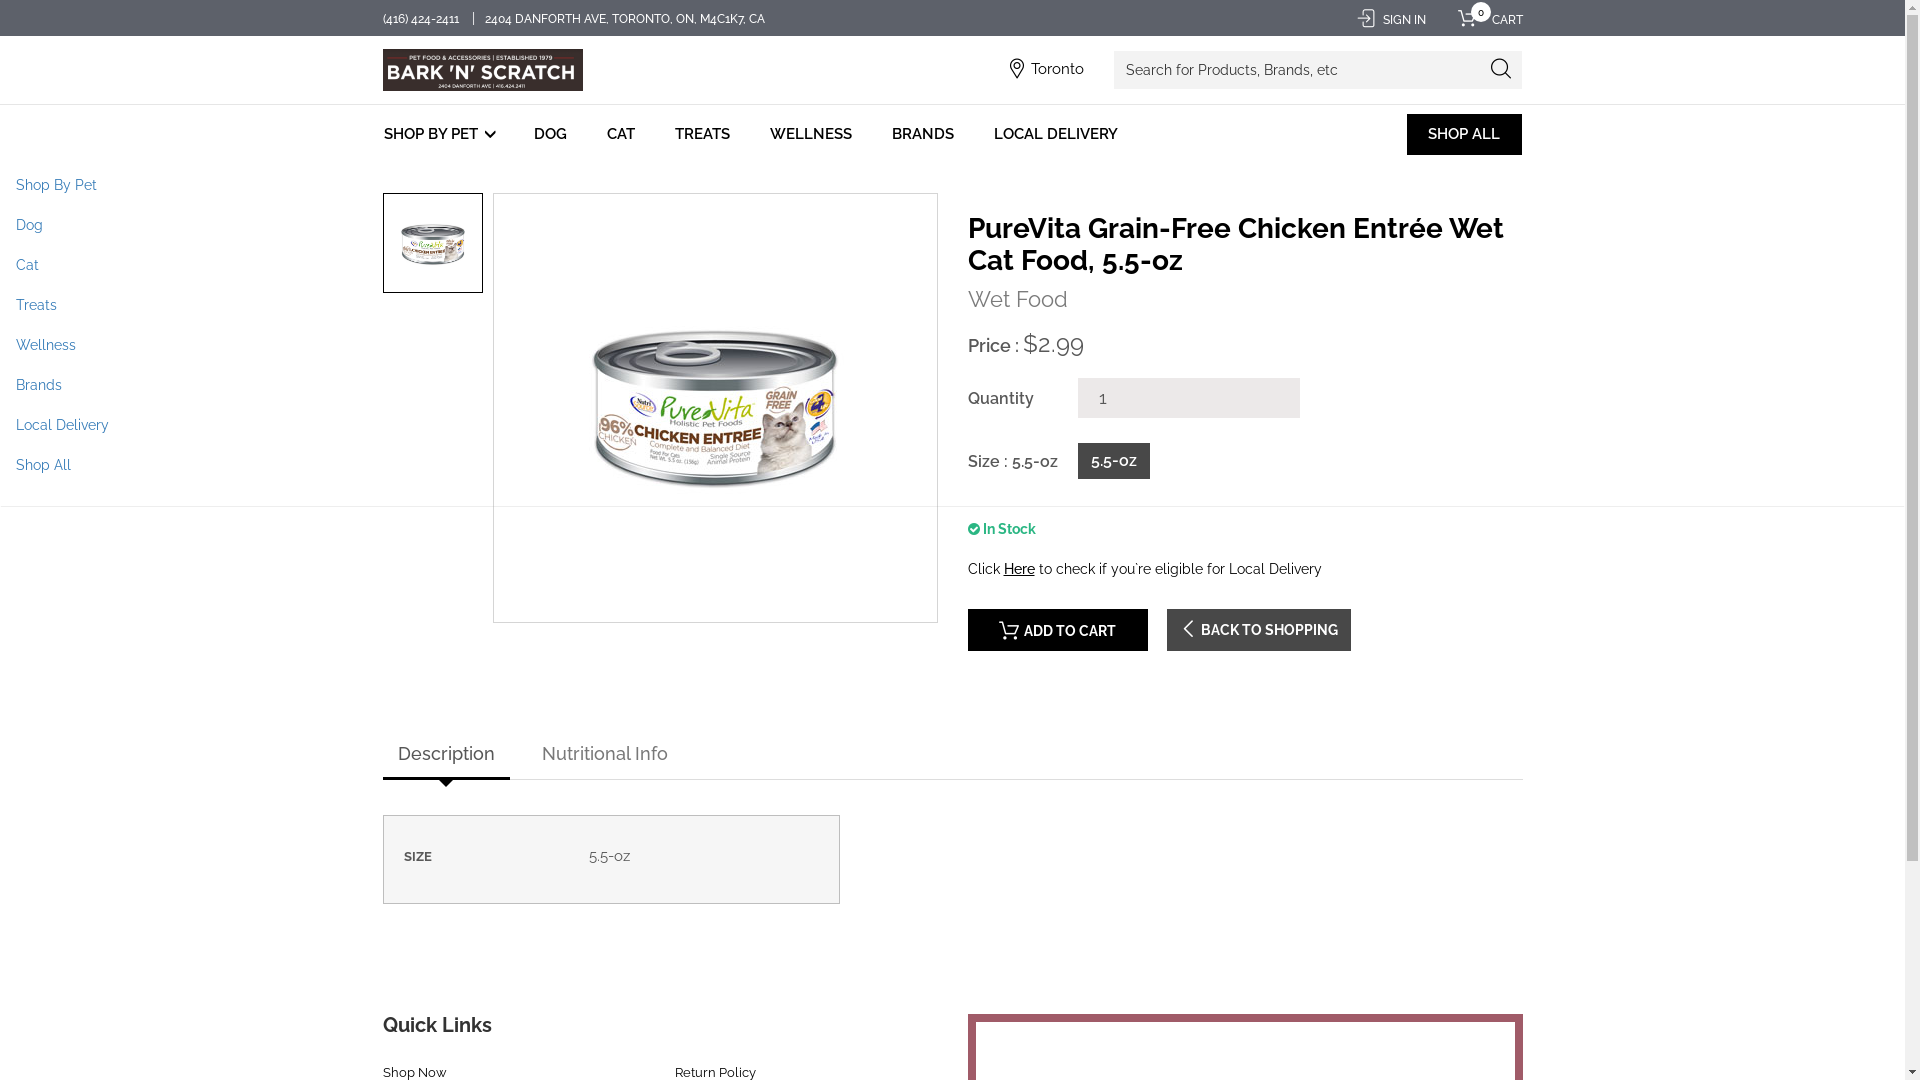  I want to click on 'Nutritional Info', so click(603, 755).